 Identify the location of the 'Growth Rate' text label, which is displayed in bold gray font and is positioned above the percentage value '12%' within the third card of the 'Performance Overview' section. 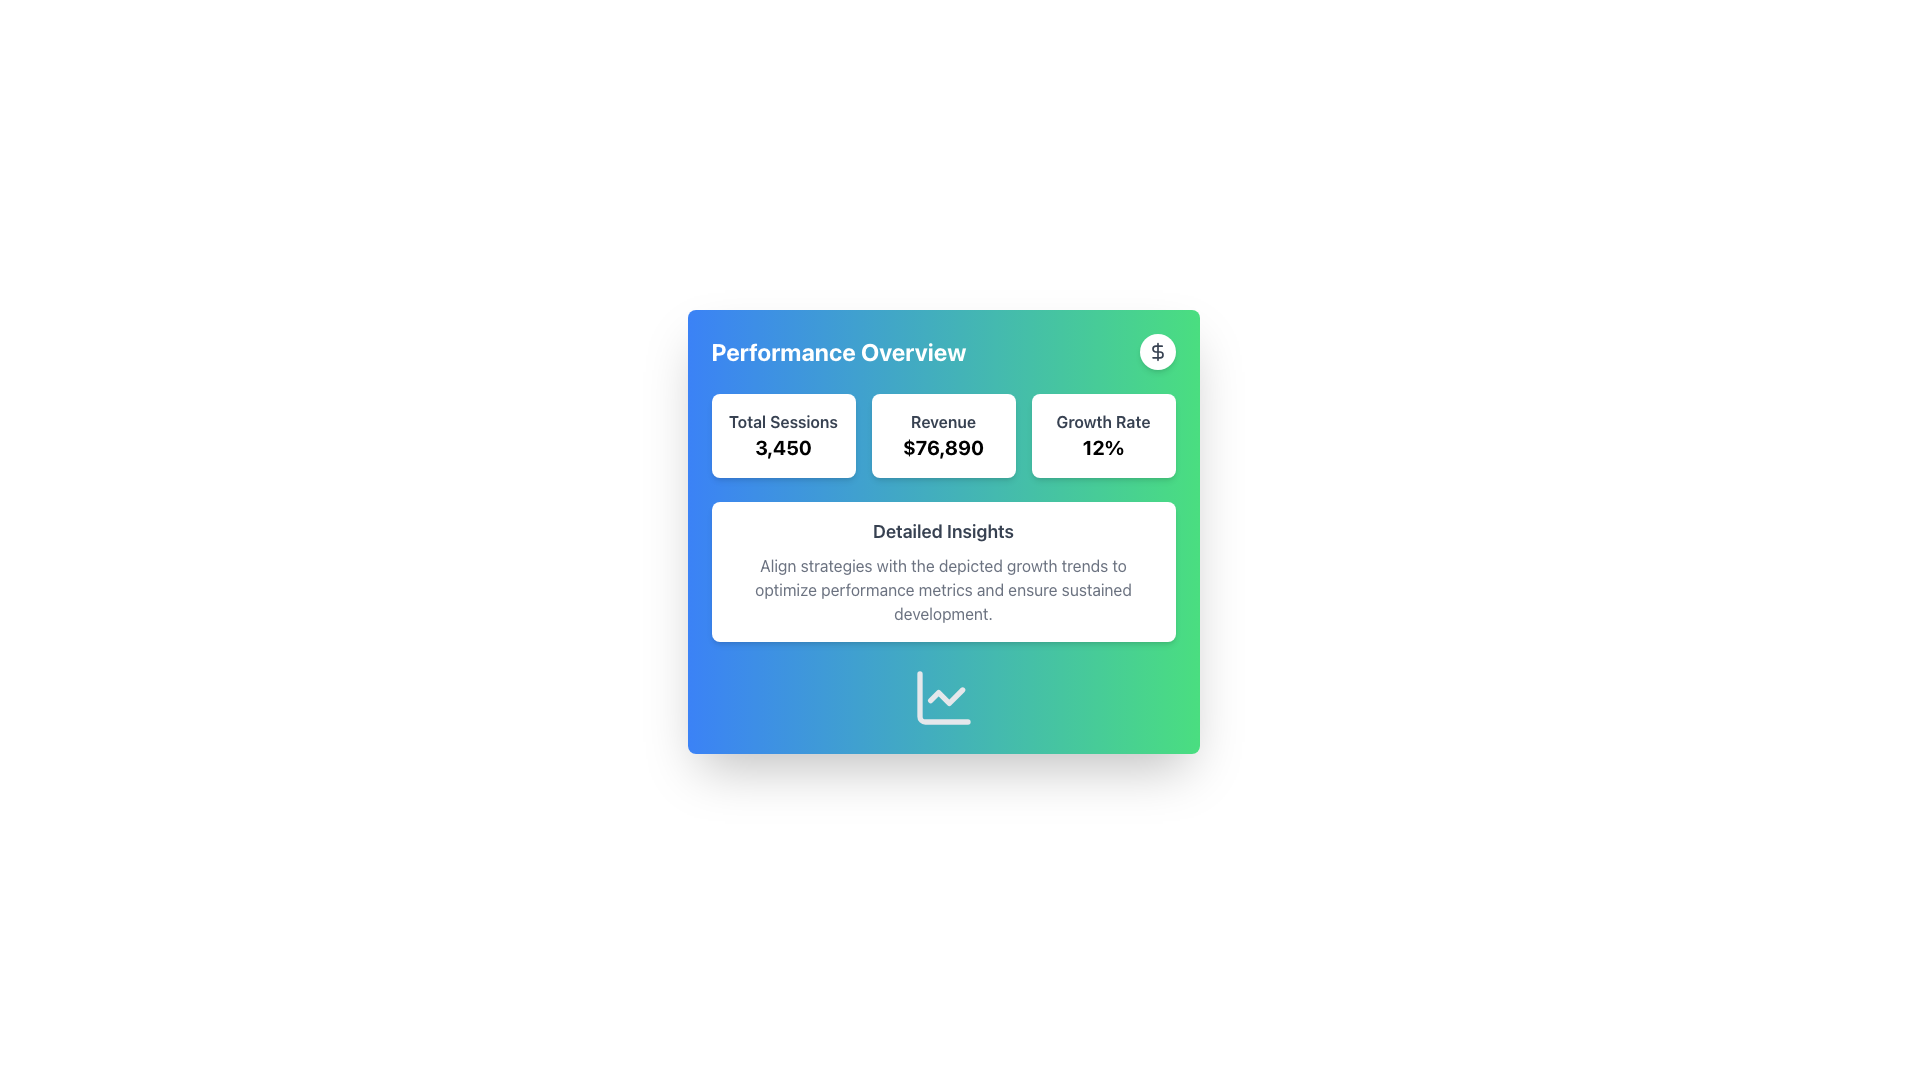
(1102, 420).